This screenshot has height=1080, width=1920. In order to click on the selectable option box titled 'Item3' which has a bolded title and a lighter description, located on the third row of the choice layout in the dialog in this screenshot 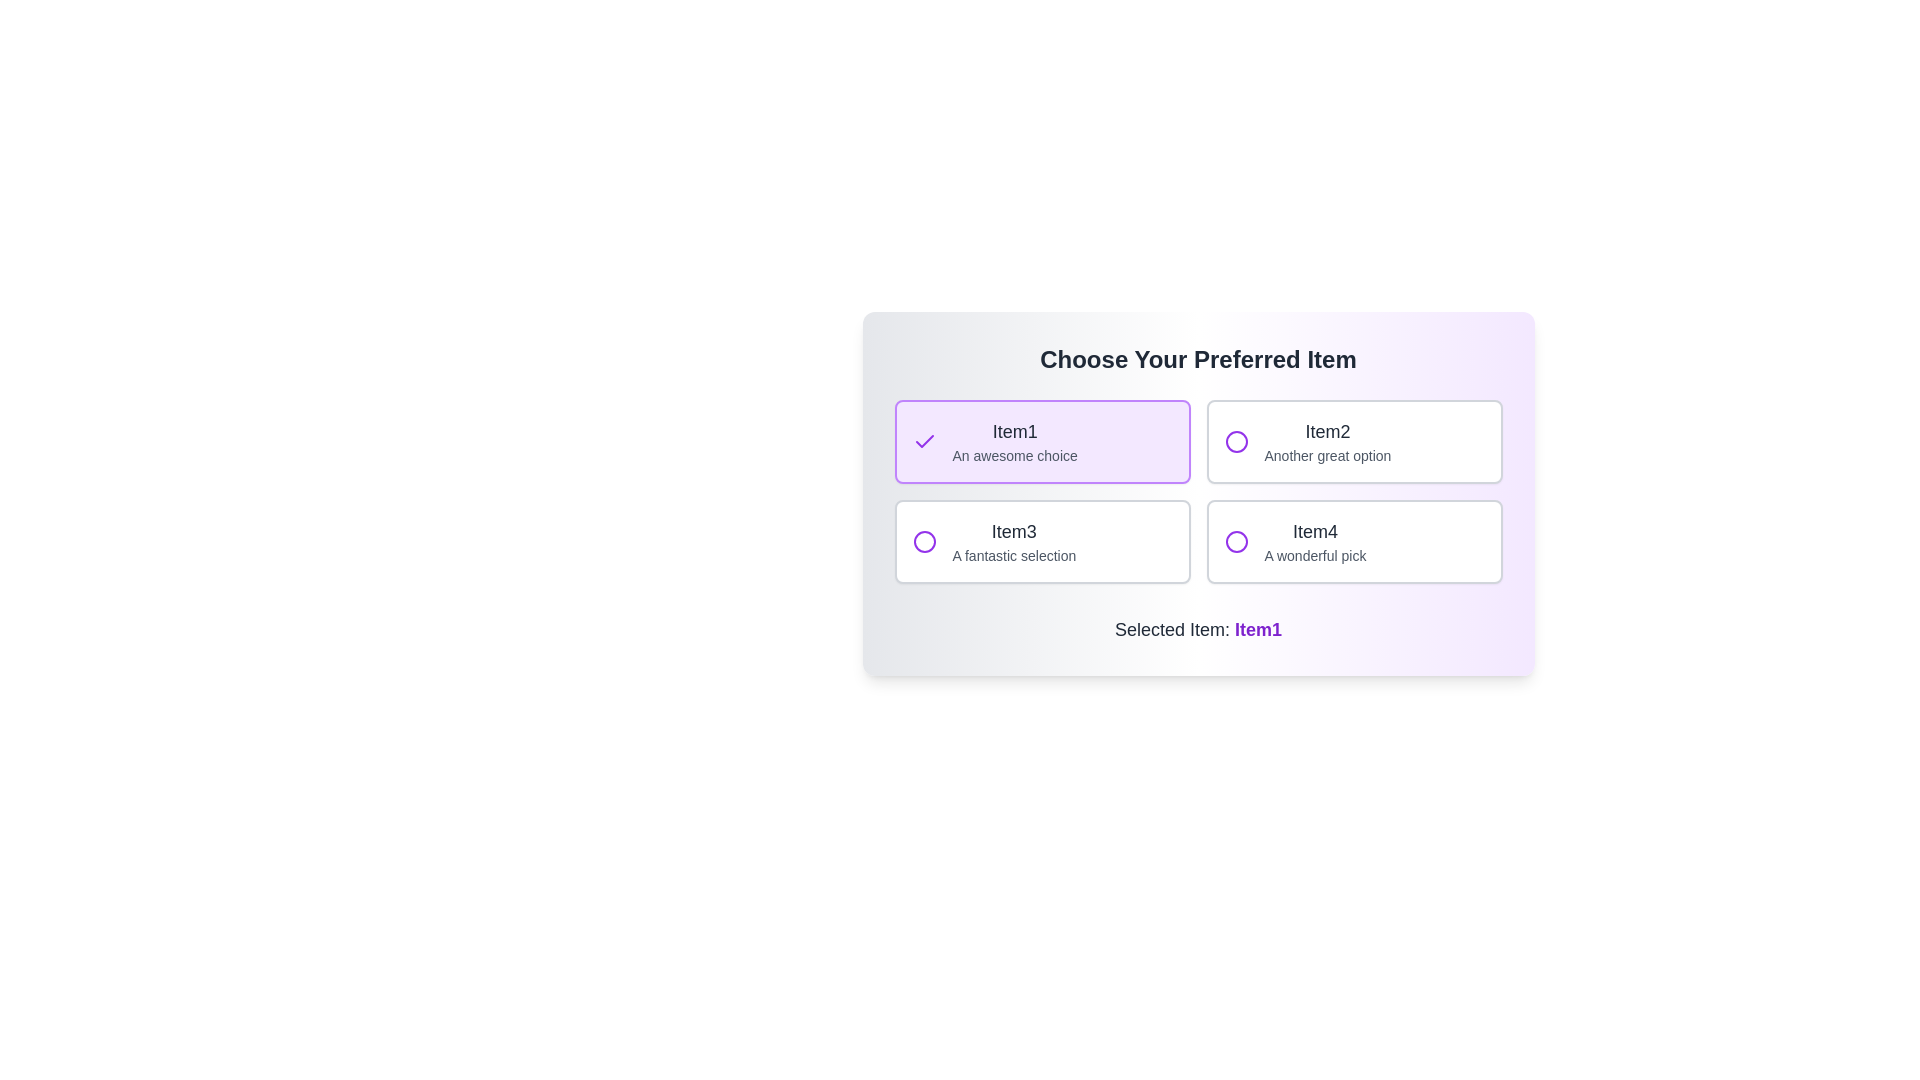, I will do `click(1014, 542)`.